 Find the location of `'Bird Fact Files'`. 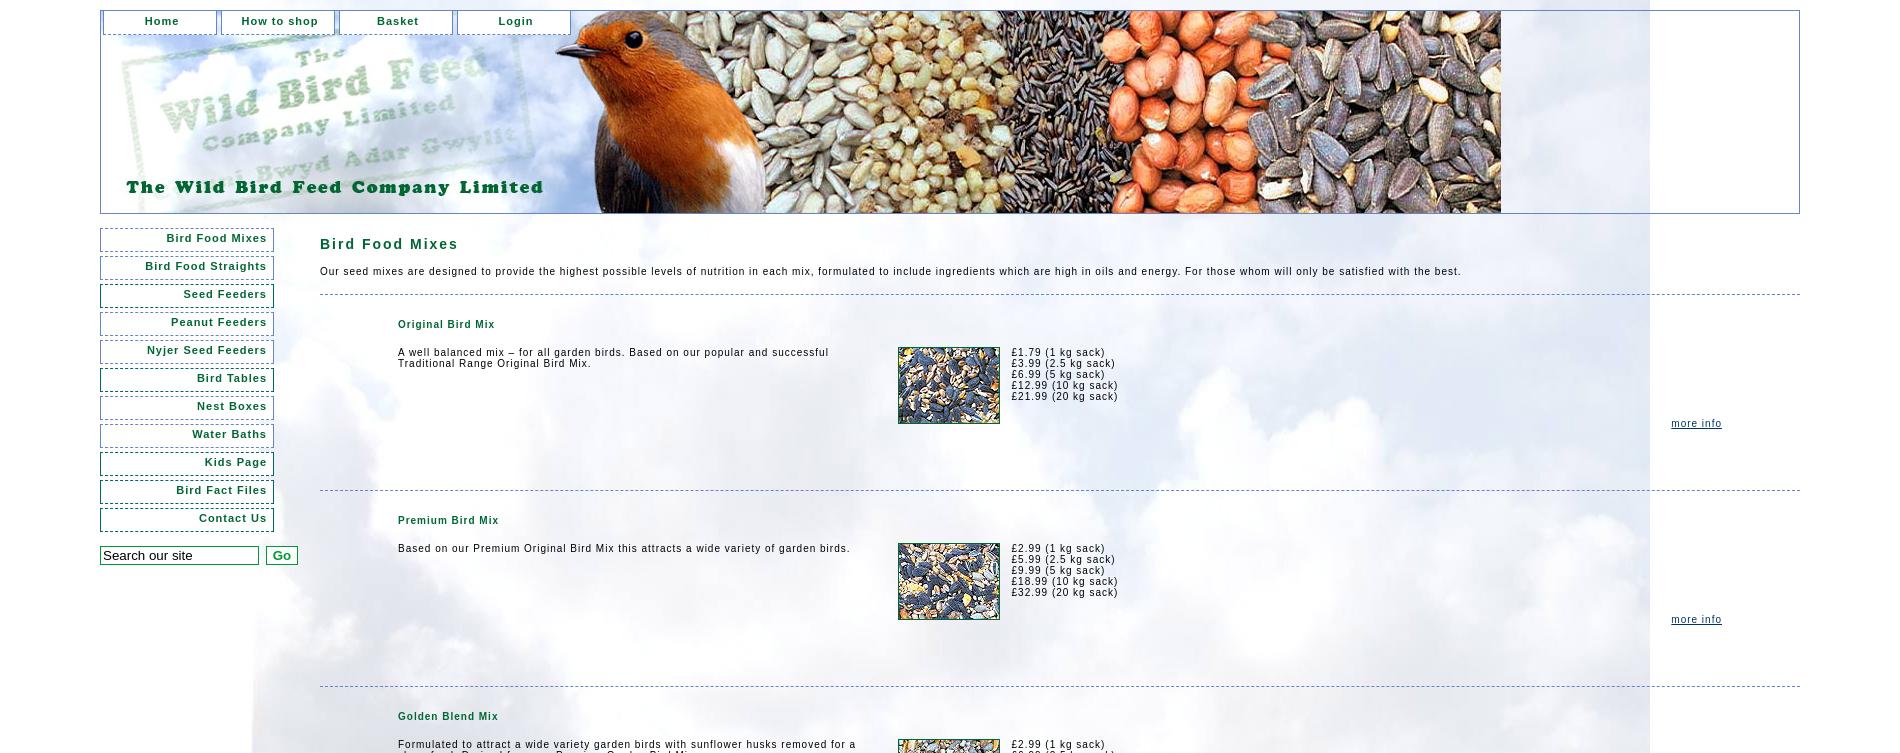

'Bird Fact Files' is located at coordinates (221, 488).